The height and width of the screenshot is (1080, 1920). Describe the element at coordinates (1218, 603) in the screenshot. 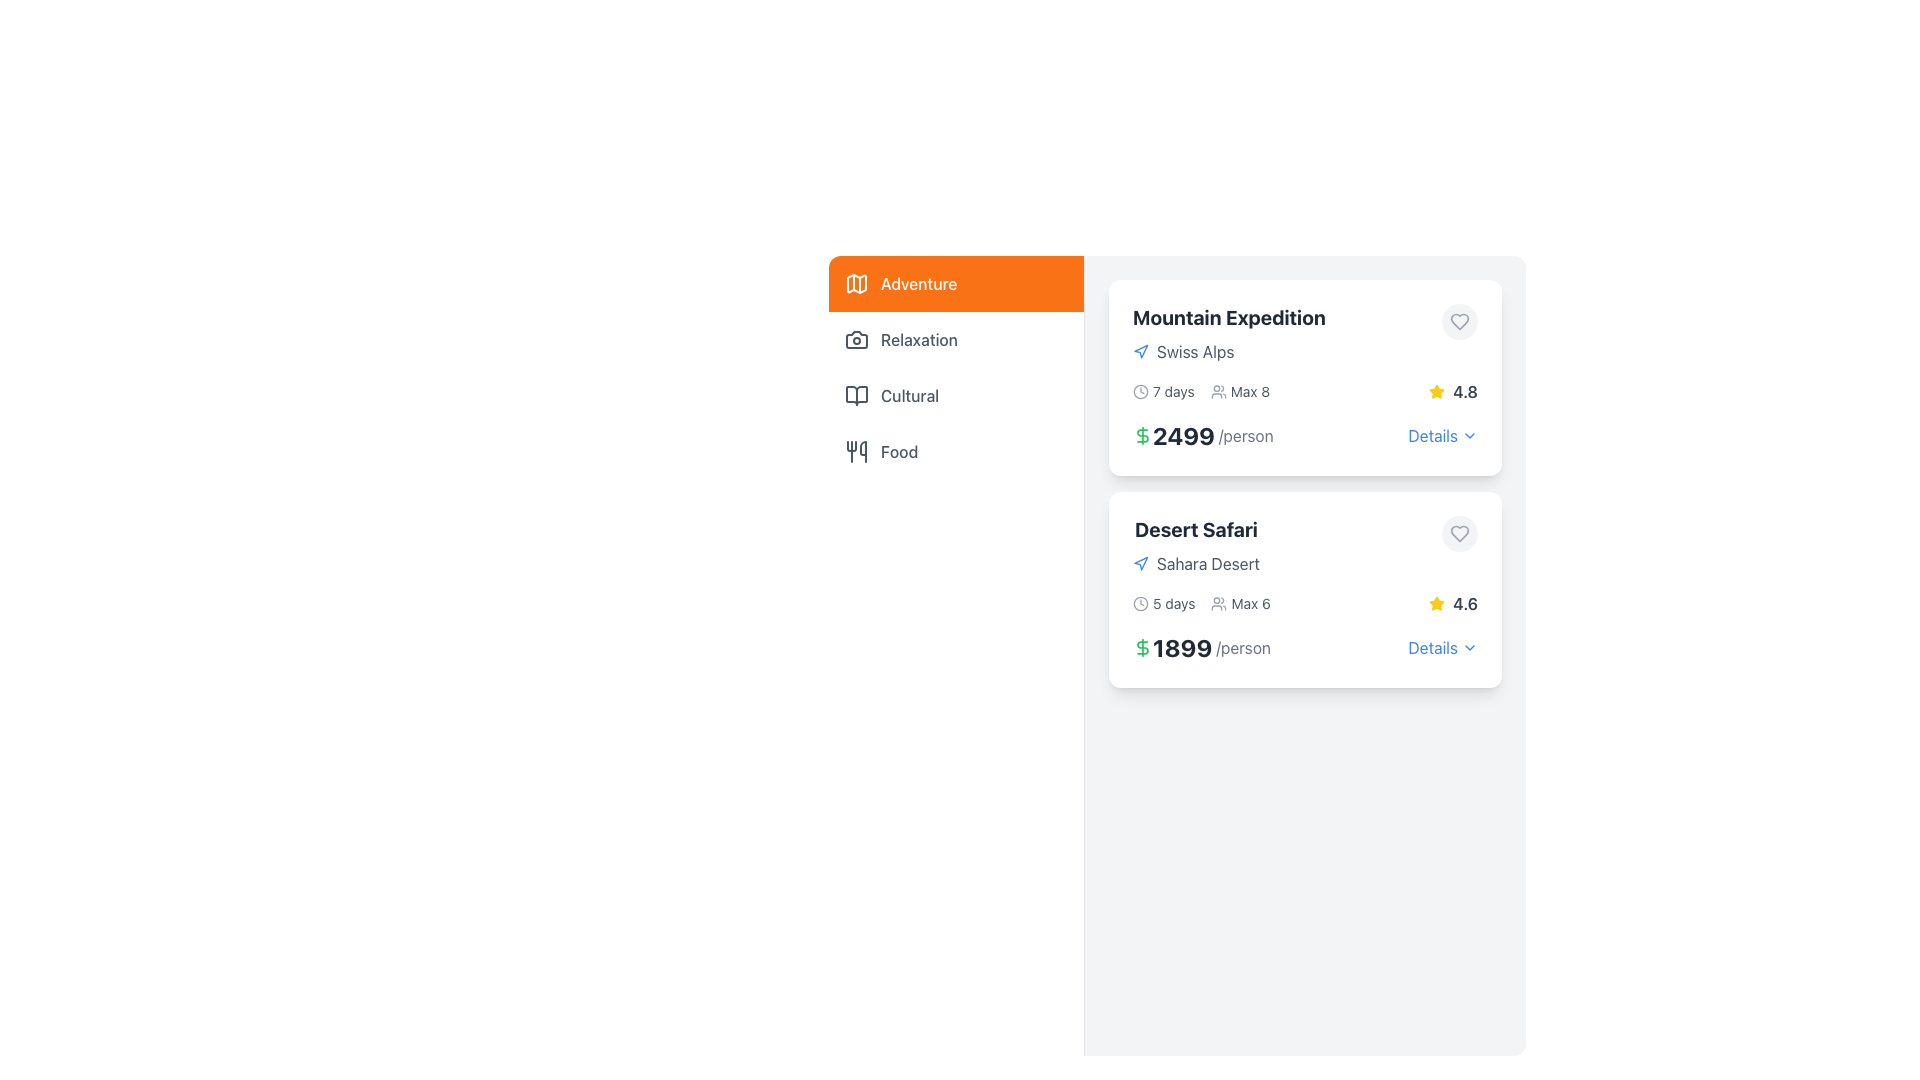

I see `the small gray icon representing a group of people, located to the left of the text 'Max 6' in the travel package details row` at that location.